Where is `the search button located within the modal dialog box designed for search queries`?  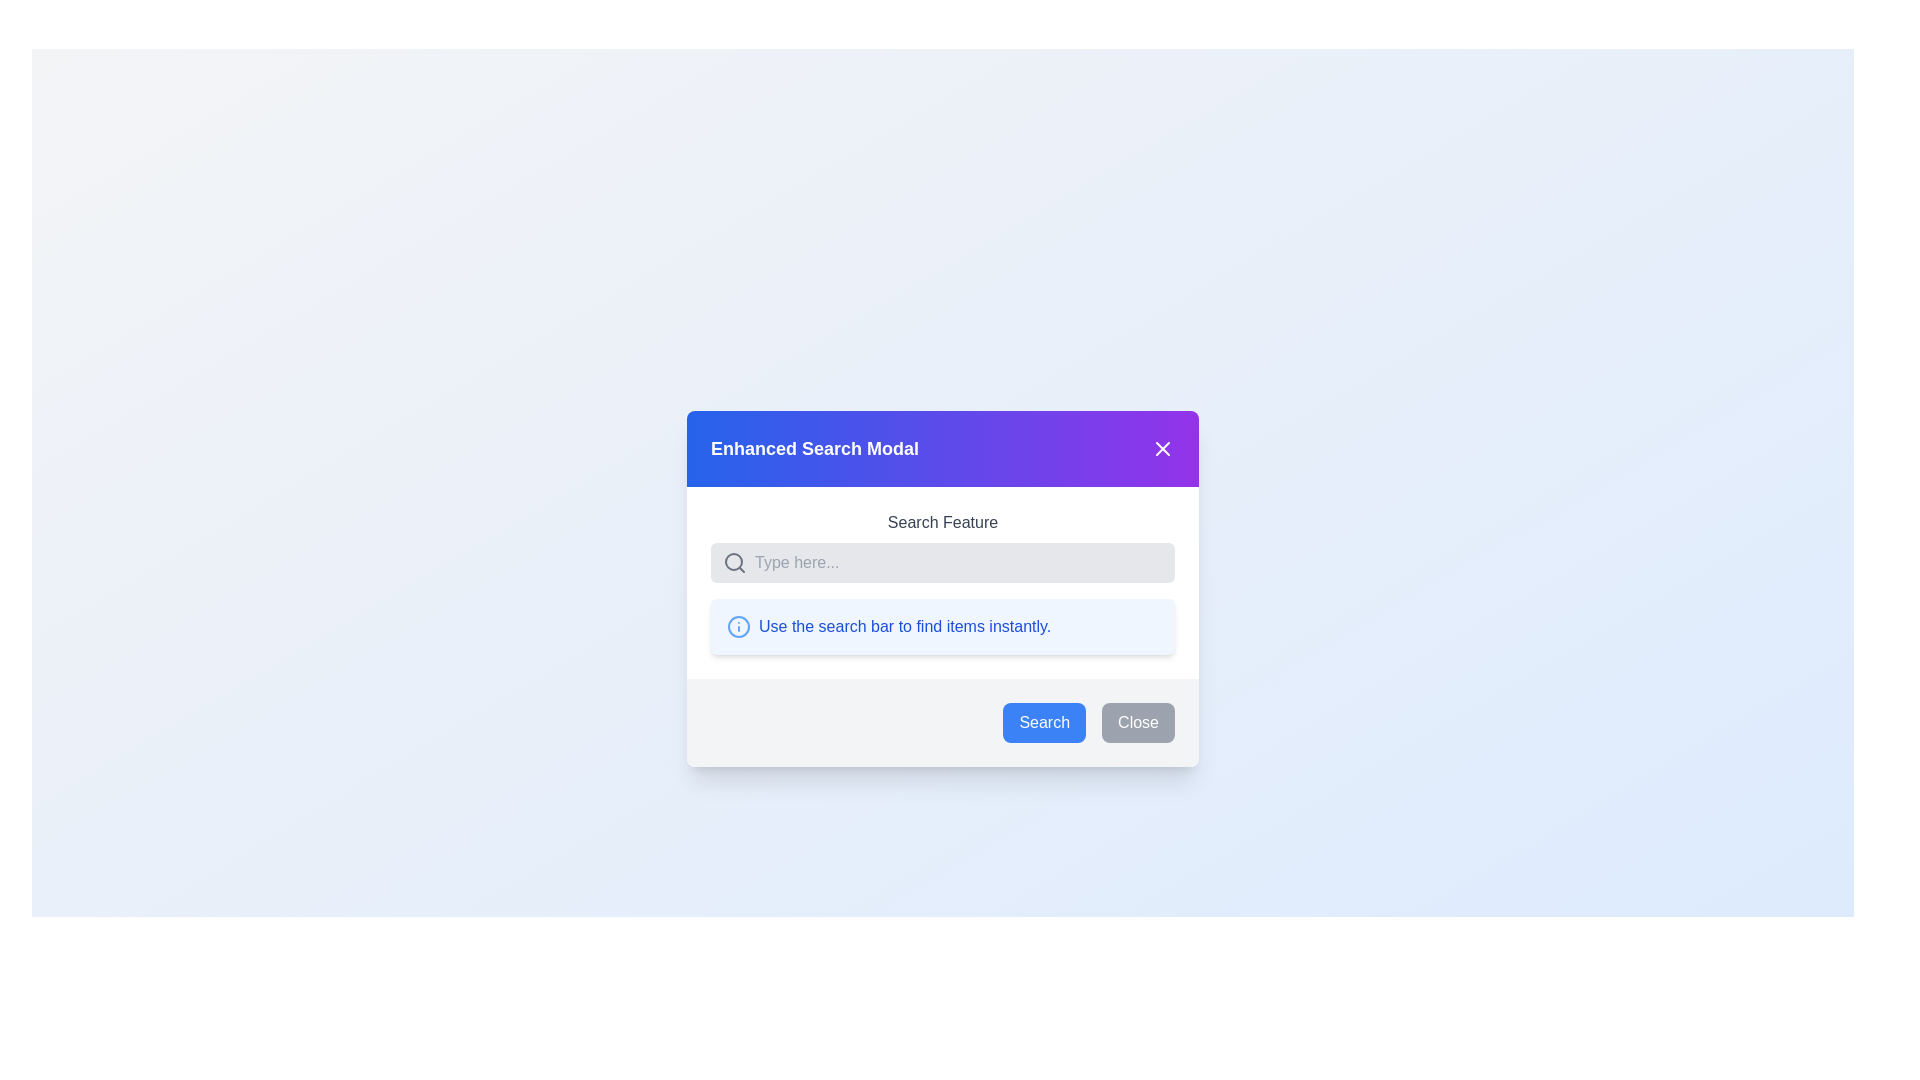
the search button located within the modal dialog box designed for search queries is located at coordinates (941, 588).